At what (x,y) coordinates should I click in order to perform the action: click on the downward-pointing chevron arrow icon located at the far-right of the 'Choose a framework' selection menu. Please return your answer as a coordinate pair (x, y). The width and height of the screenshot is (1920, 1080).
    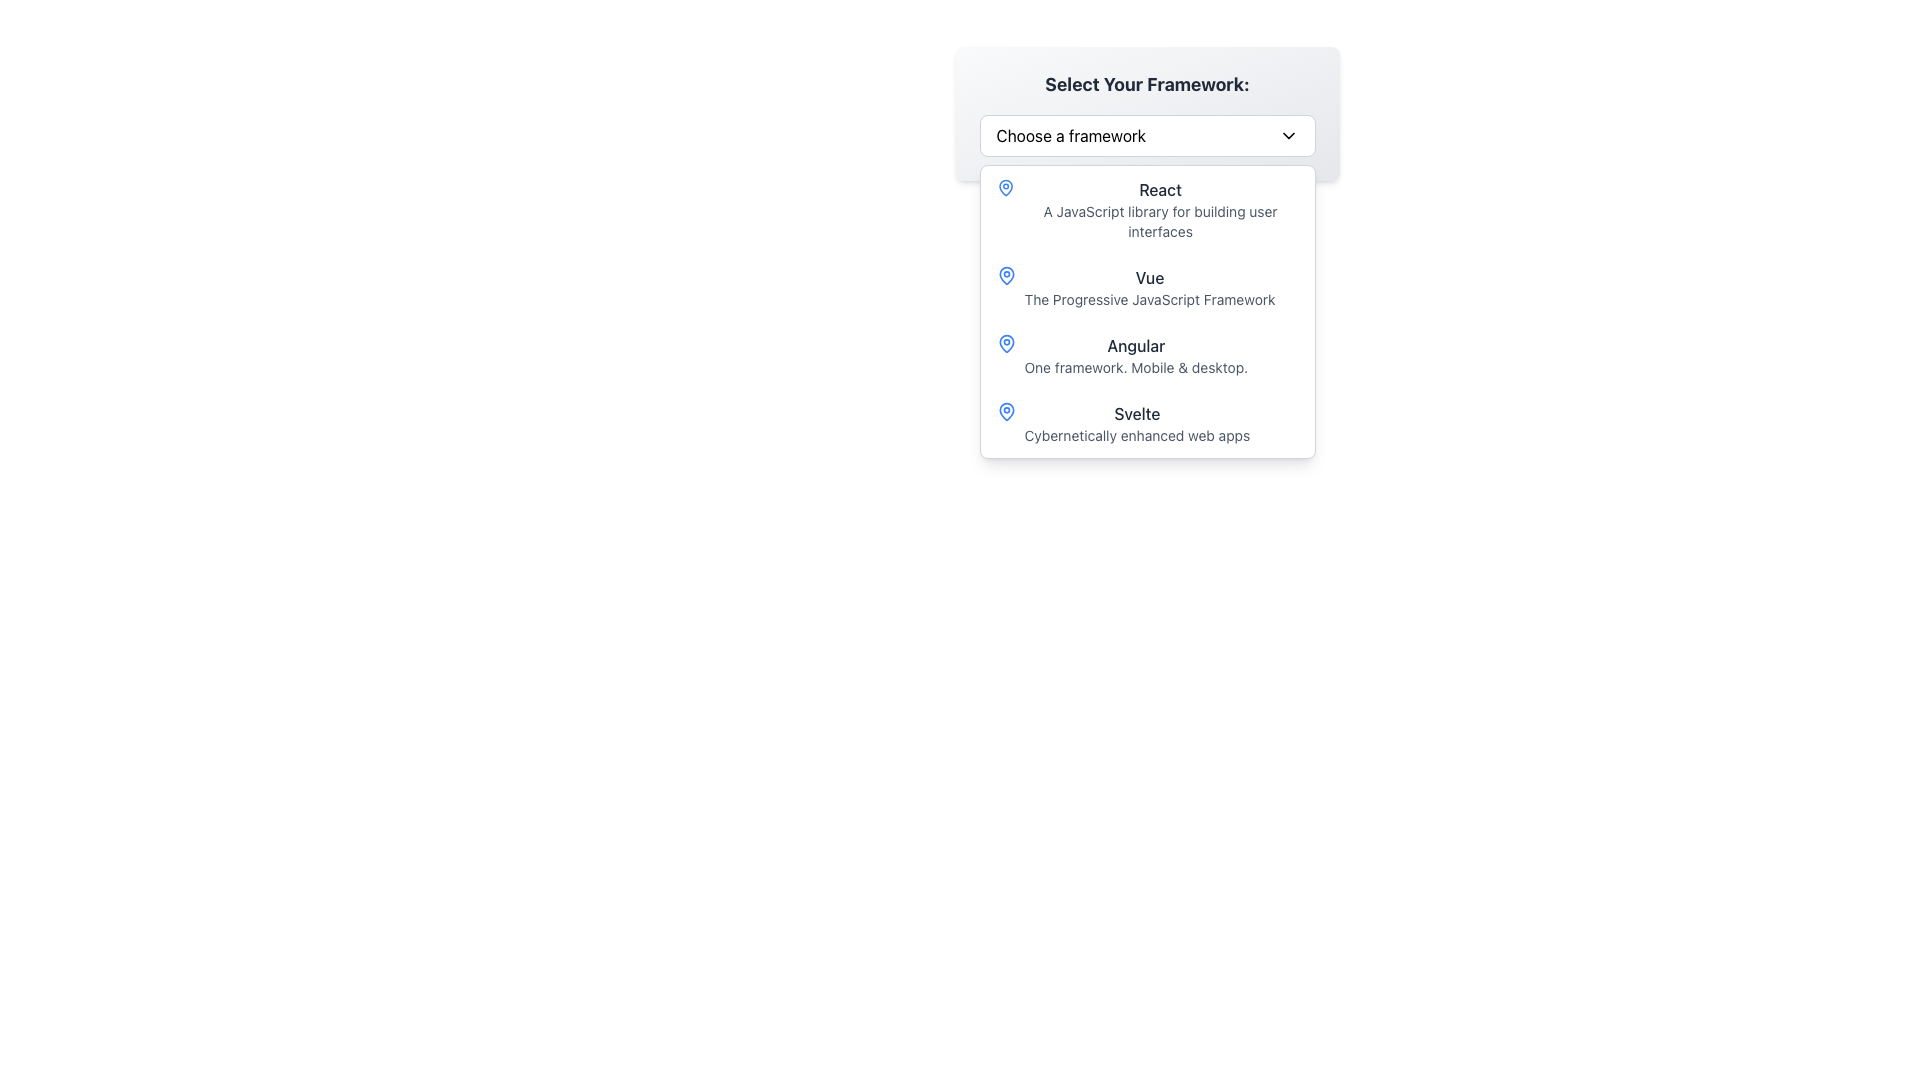
    Looking at the image, I should click on (1288, 135).